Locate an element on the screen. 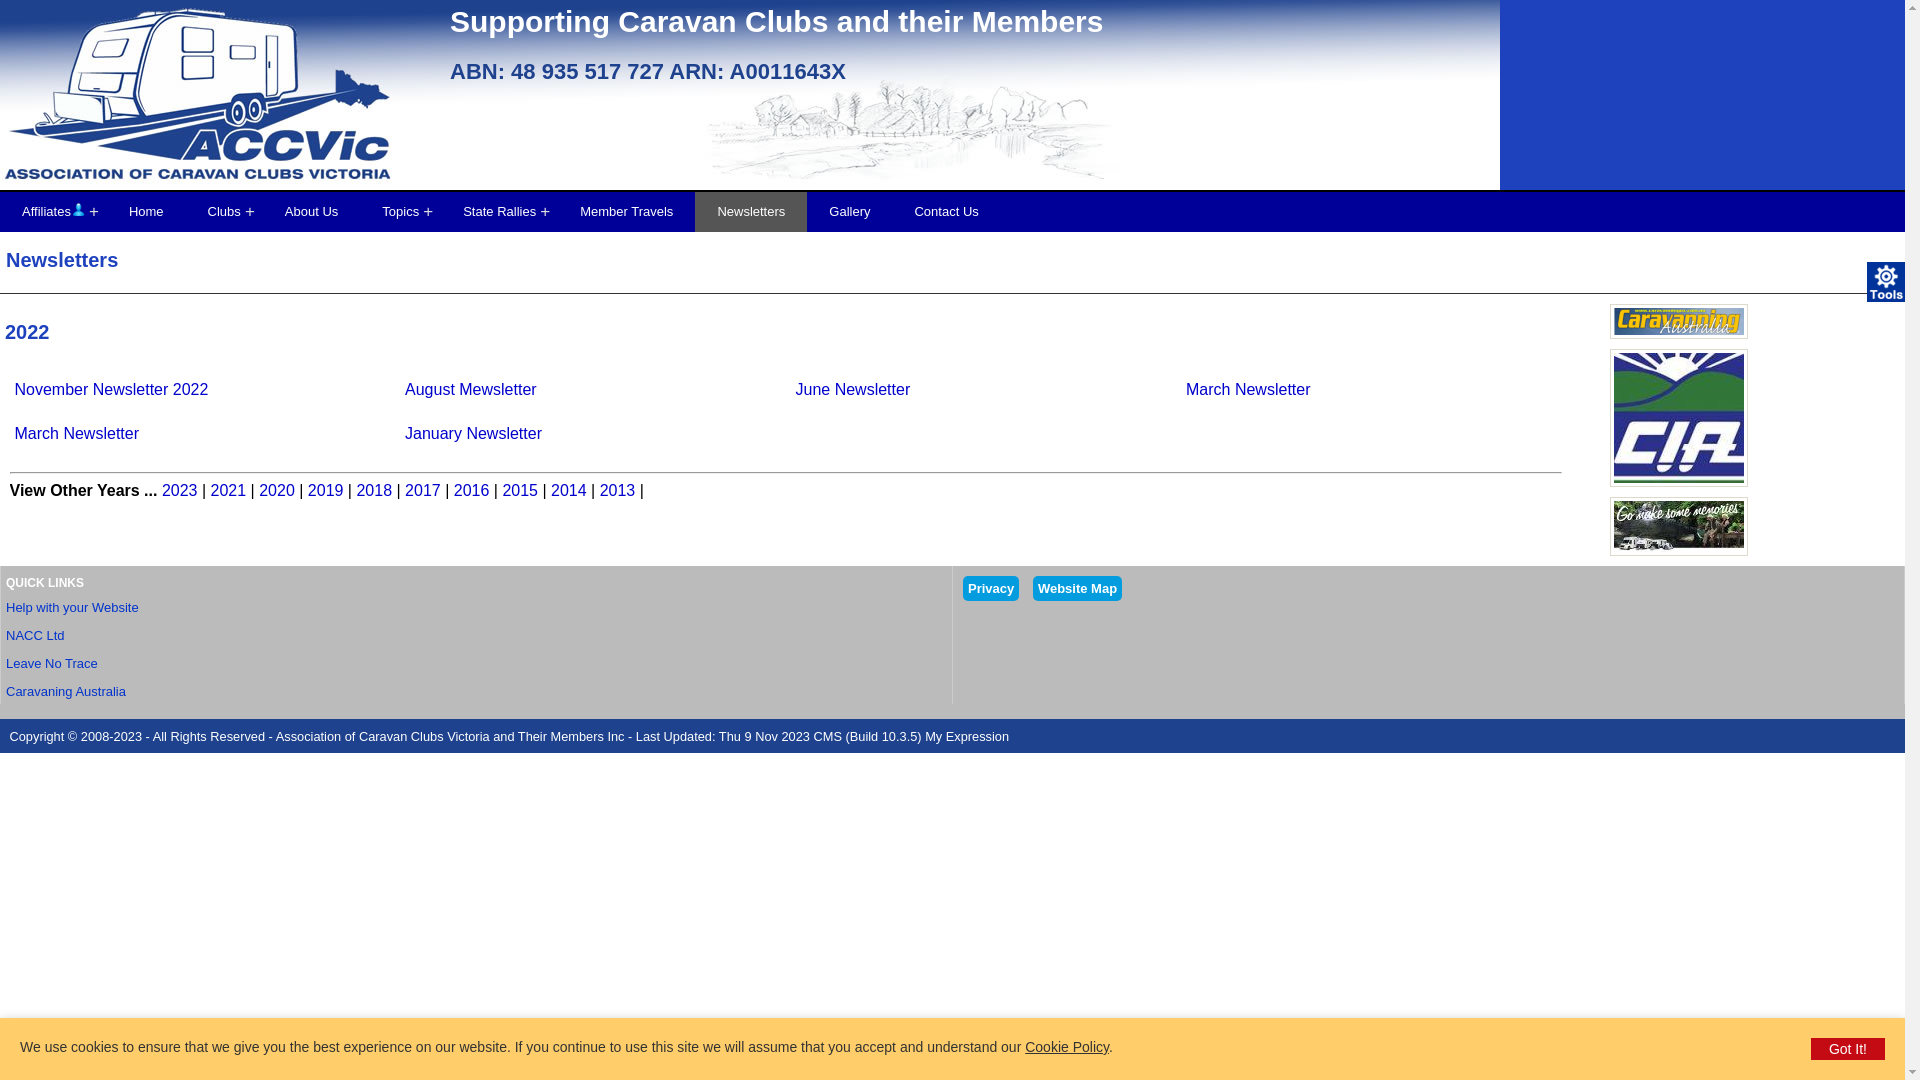  'Tools' is located at coordinates (1885, 281).